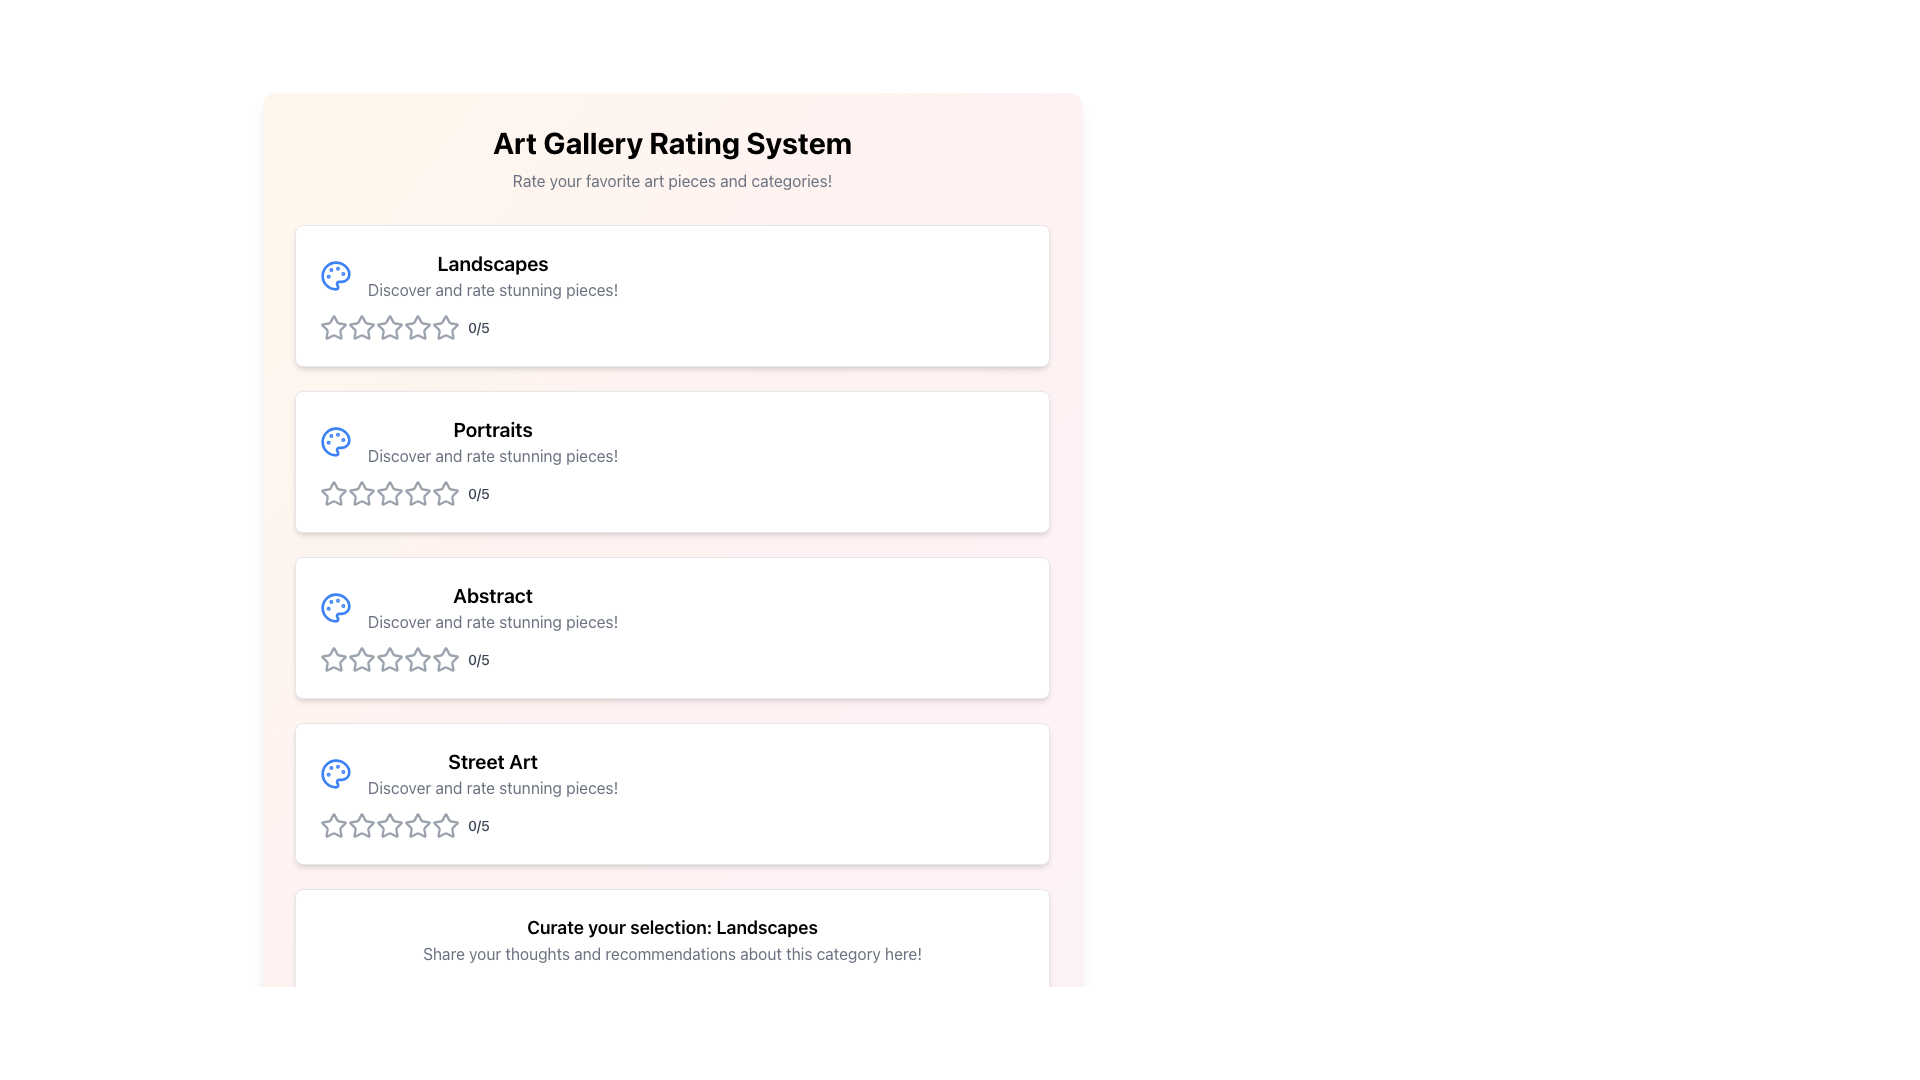 The width and height of the screenshot is (1920, 1080). What do you see at coordinates (445, 326) in the screenshot?
I see `the second star icon in the rating system under the 'Landscapes' section` at bounding box center [445, 326].